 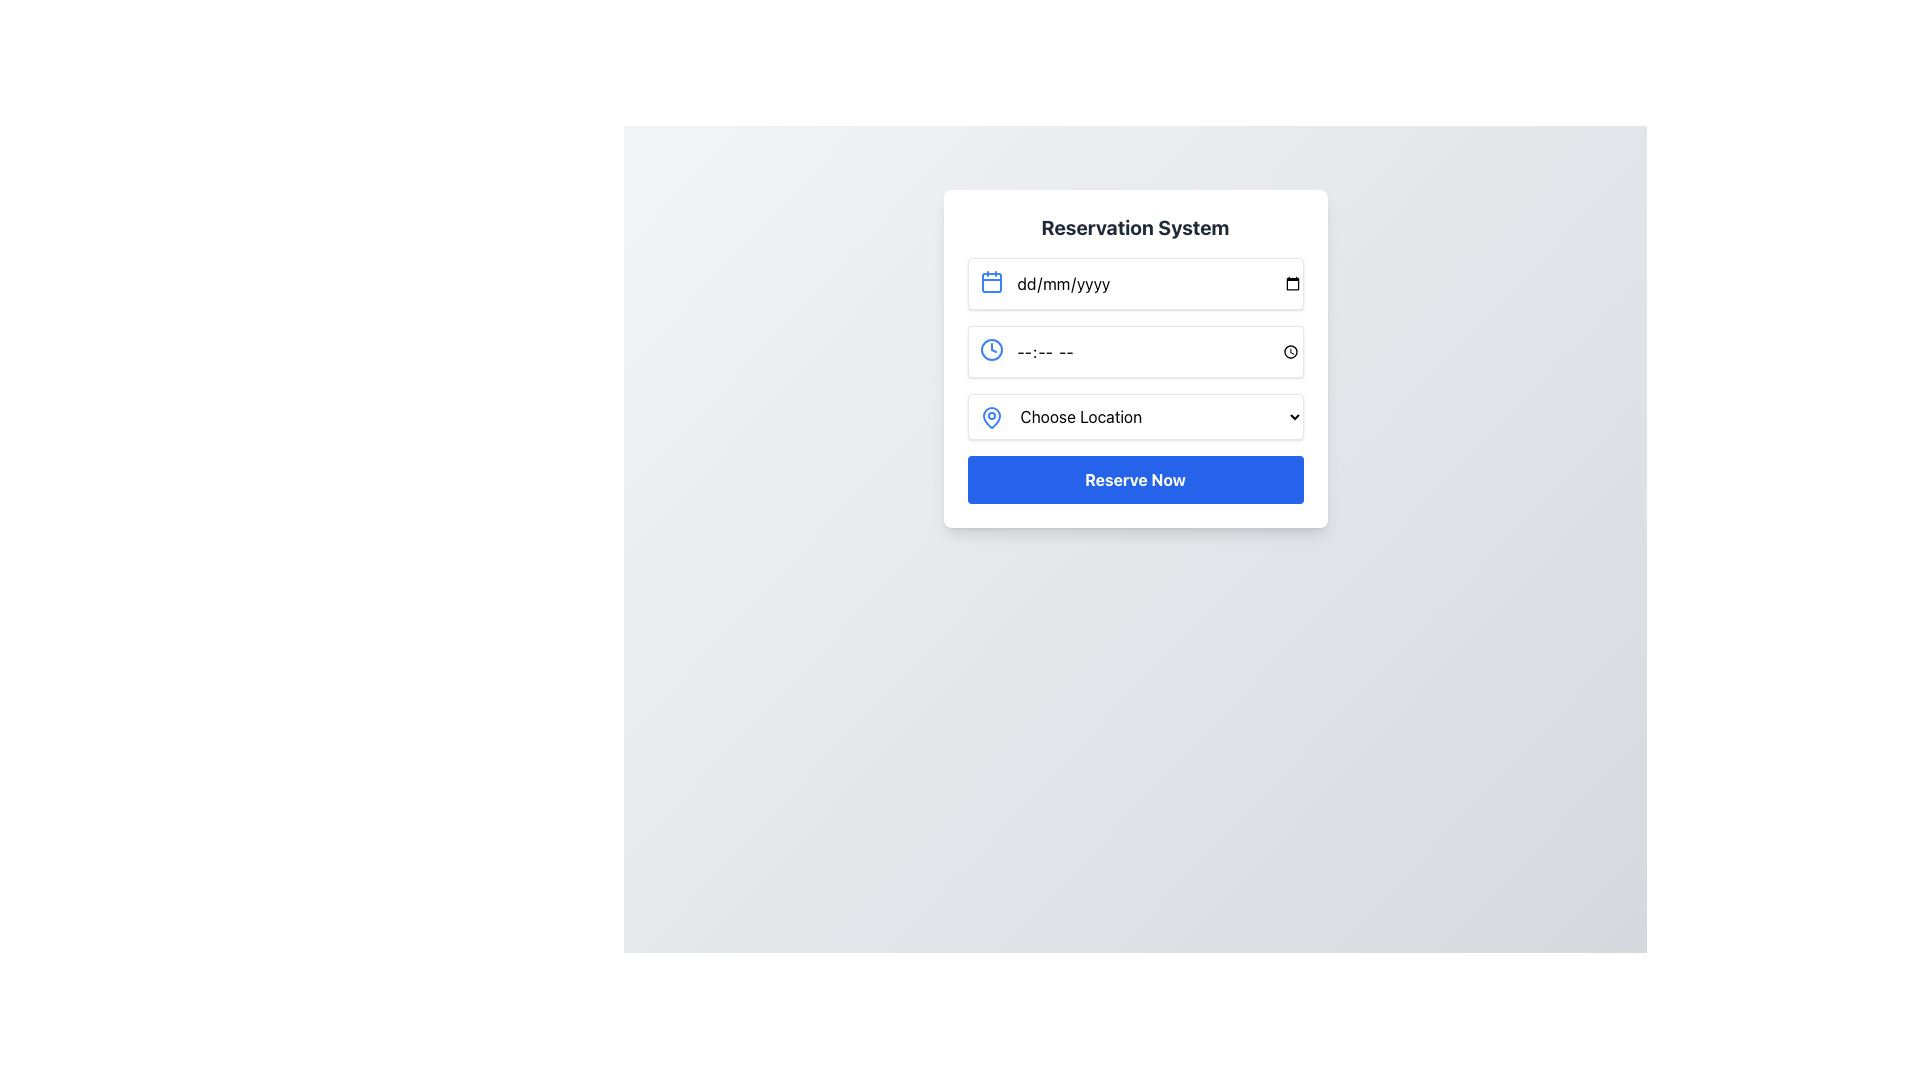 What do you see at coordinates (991, 349) in the screenshot?
I see `the blue clock icon located in the upper-left corner of the second input field for time selection, adjacent to the placeholder text '--:-- --'` at bounding box center [991, 349].